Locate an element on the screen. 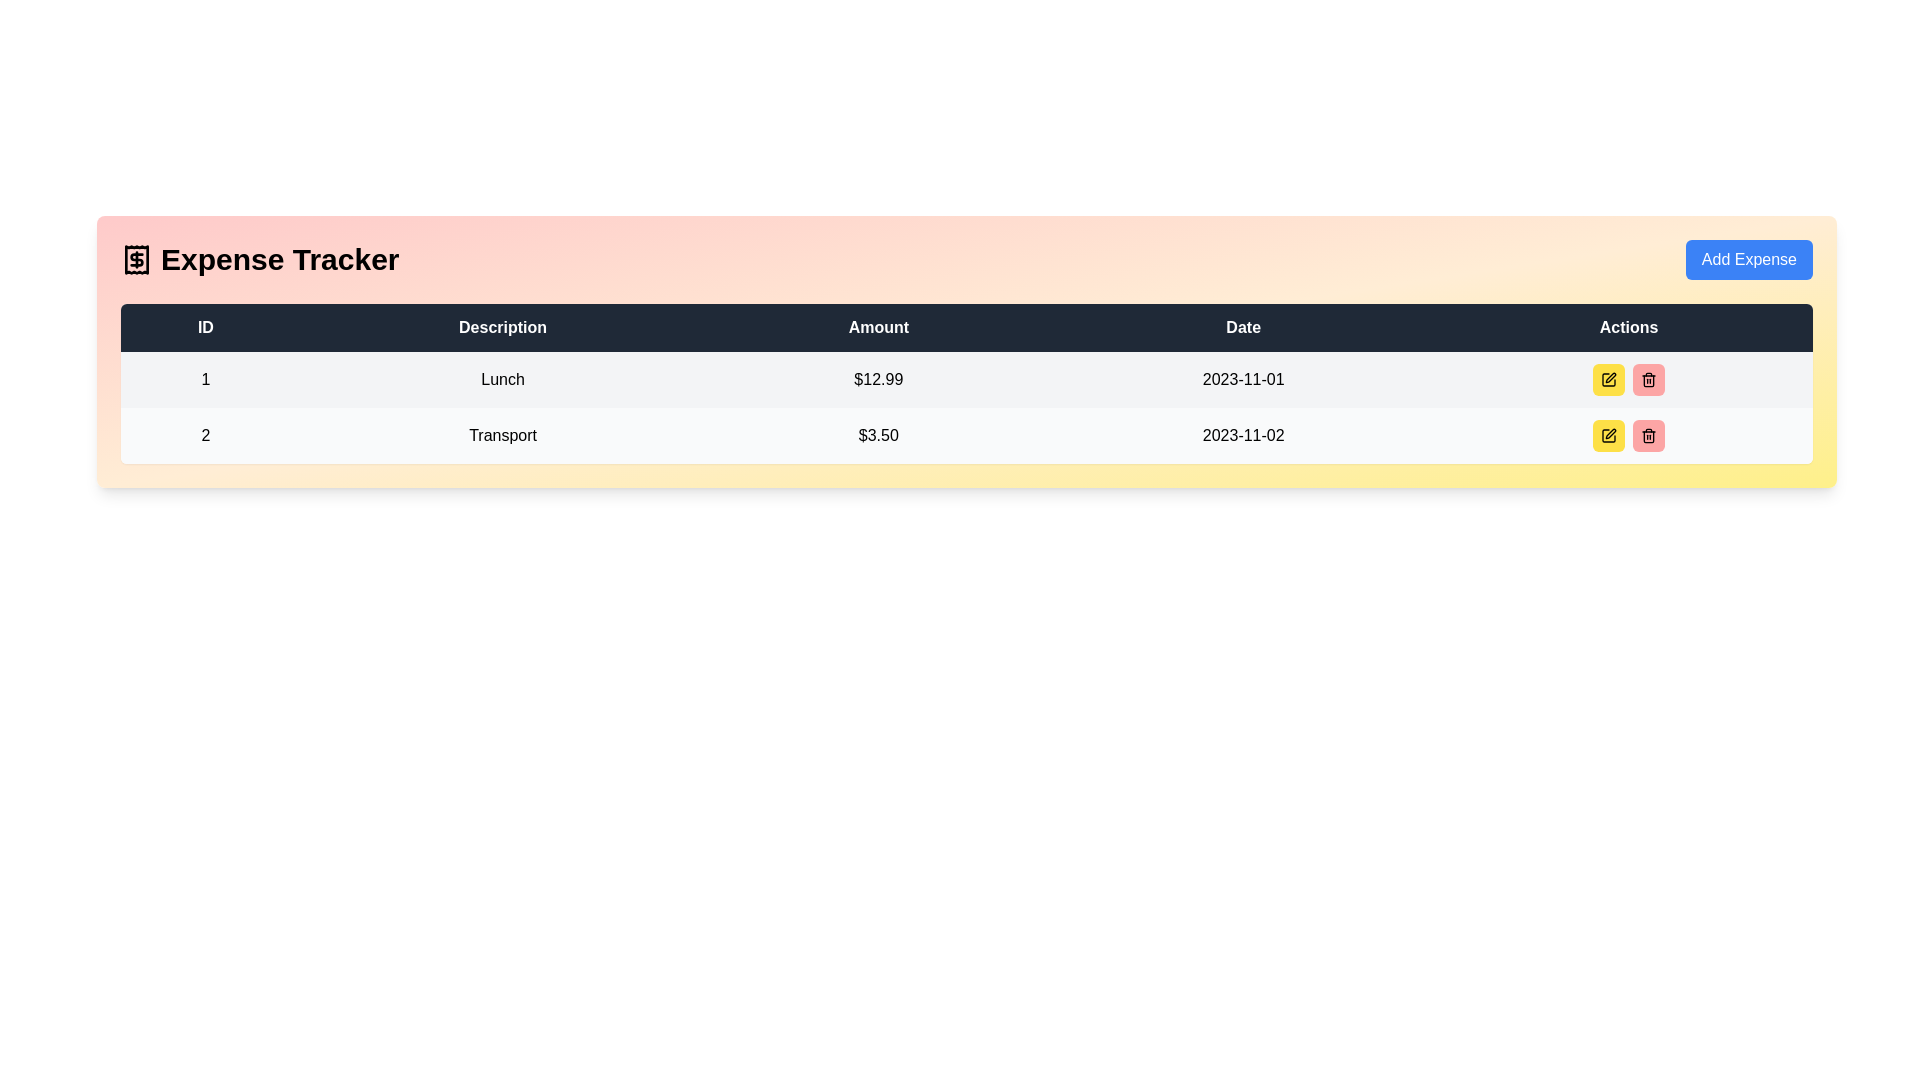 This screenshot has width=1920, height=1080. the second row in the table layout that contains ID '2', description 'Transport', amount '$3.50', and date '2023-11-02' is located at coordinates (966, 434).